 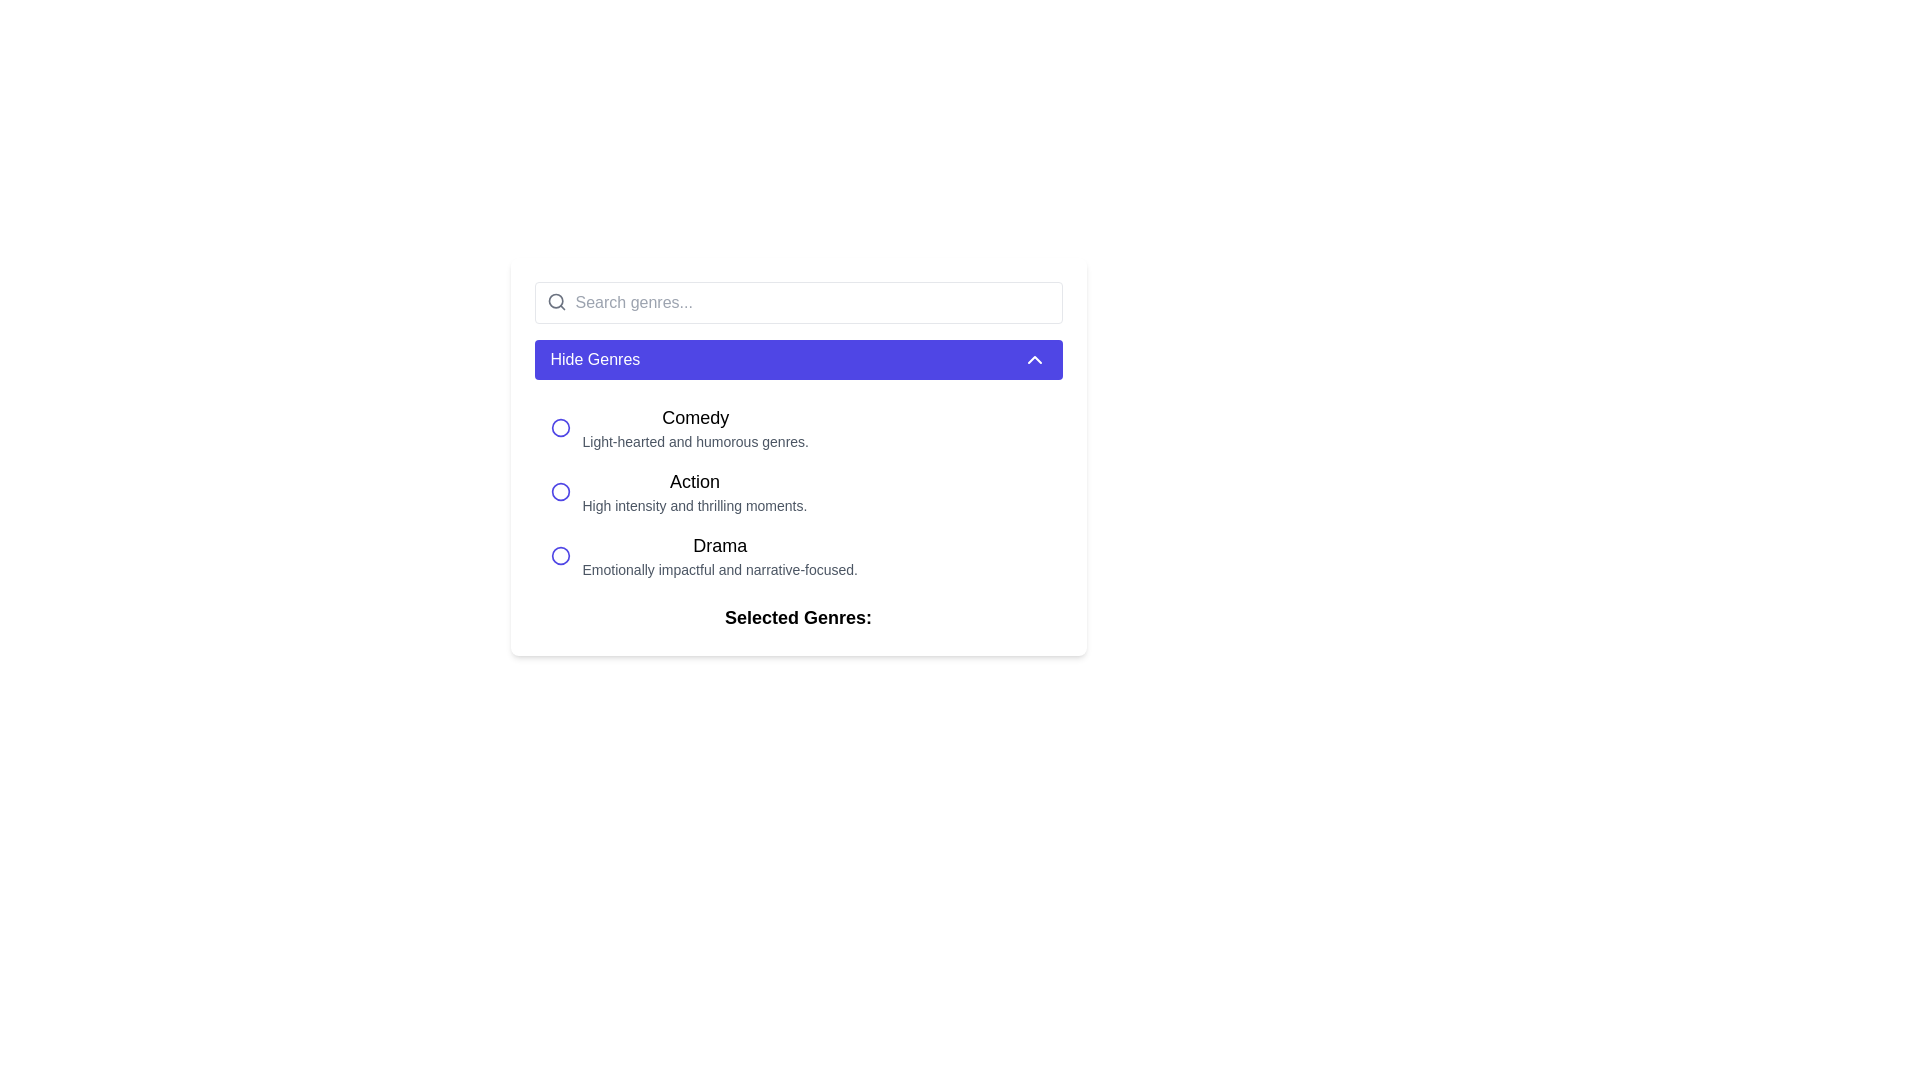 What do you see at coordinates (555, 301) in the screenshot?
I see `the decorative SVG circle inside the lens of the magnifying glass icon, which enhances the visual representation of a search tool` at bounding box center [555, 301].